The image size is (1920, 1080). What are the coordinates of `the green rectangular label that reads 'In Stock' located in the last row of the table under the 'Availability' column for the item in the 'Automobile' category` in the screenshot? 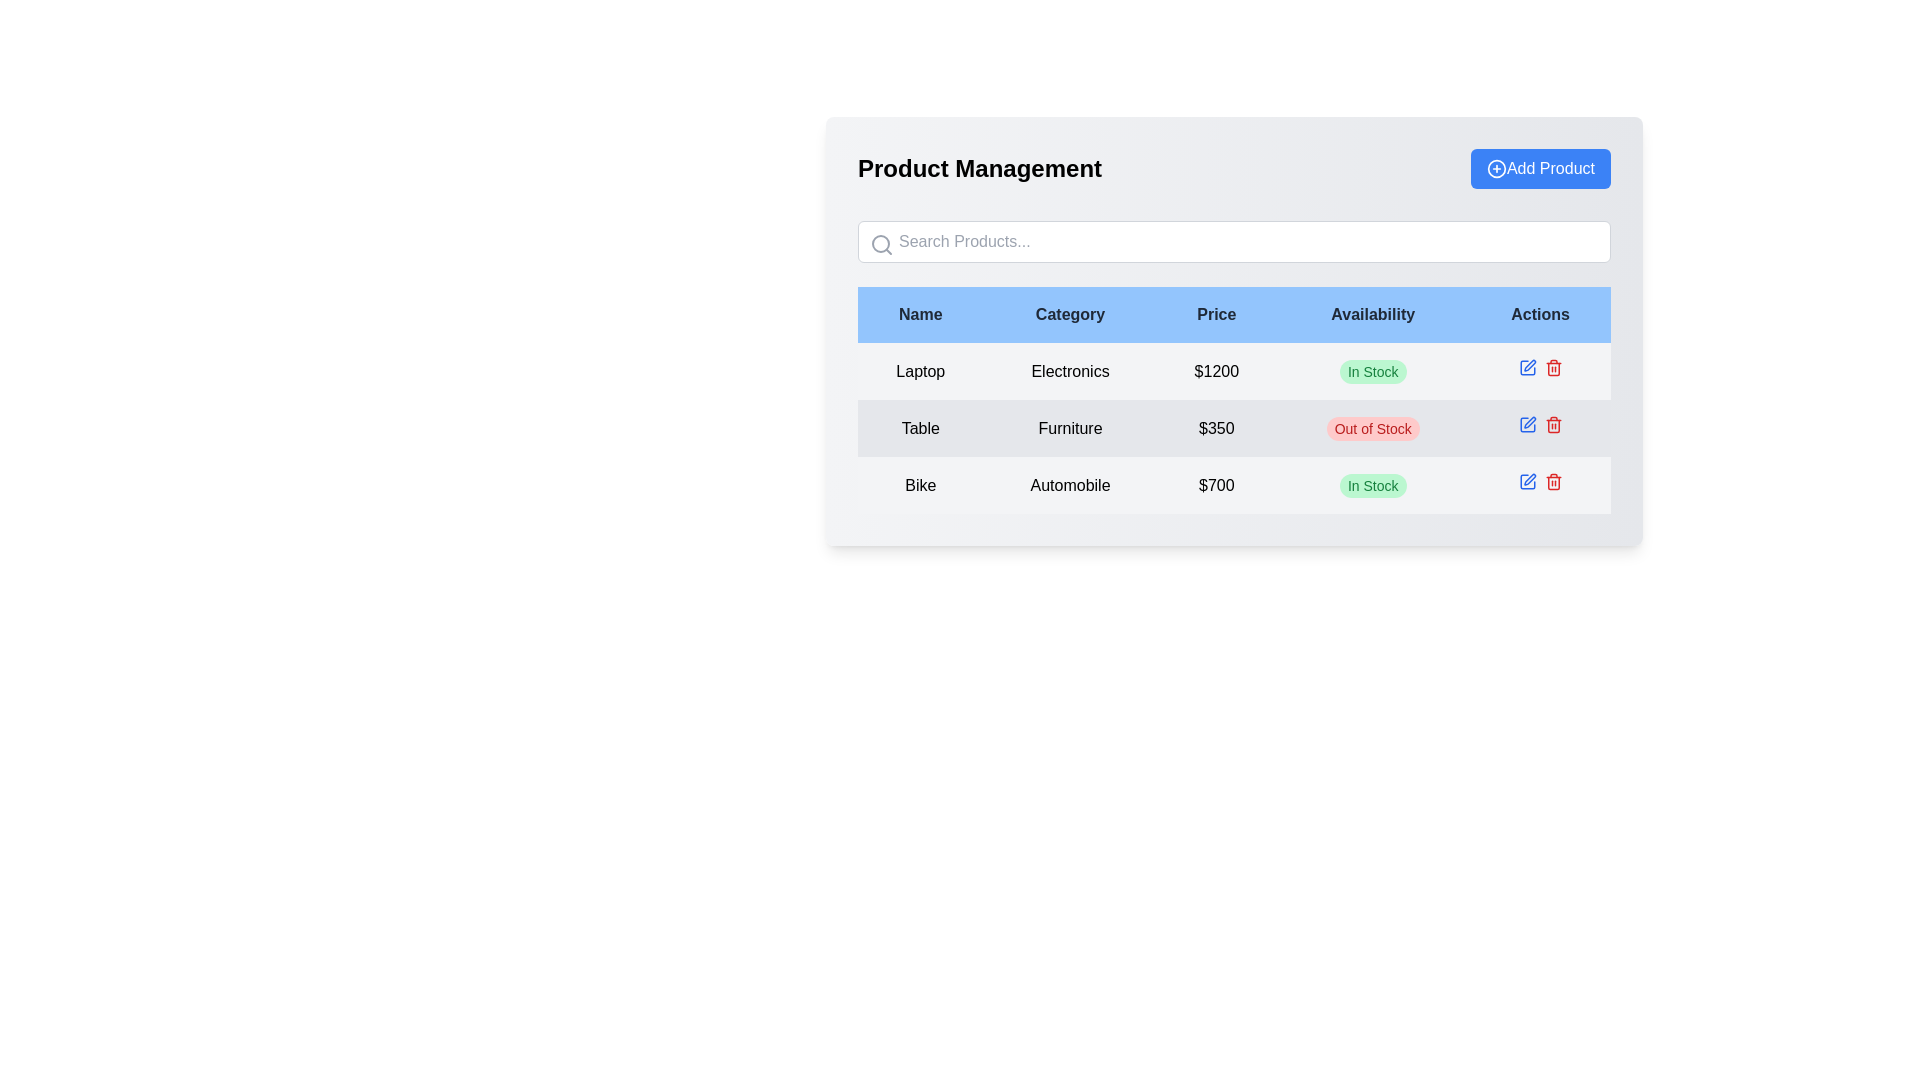 It's located at (1372, 485).